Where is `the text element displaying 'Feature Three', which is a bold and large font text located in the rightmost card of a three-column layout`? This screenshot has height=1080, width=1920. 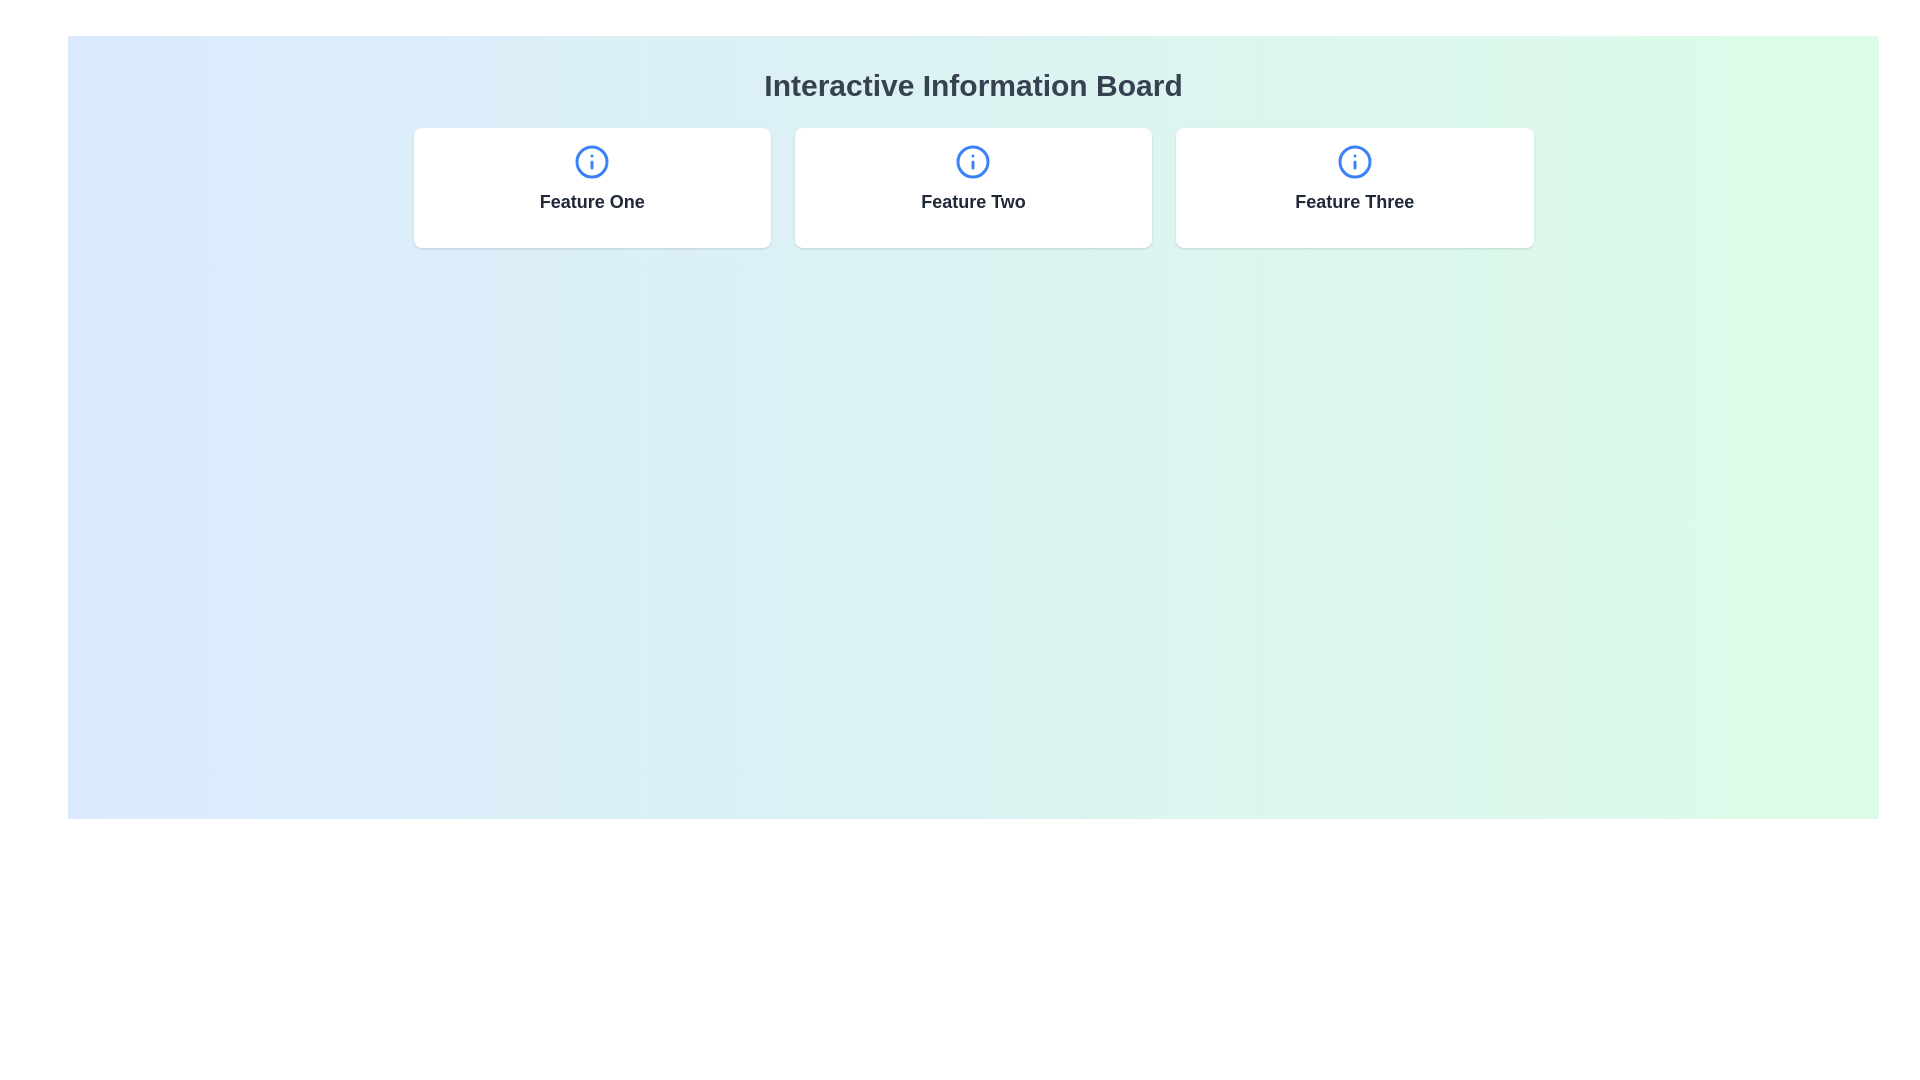 the text element displaying 'Feature Three', which is a bold and large font text located in the rightmost card of a three-column layout is located at coordinates (1354, 201).